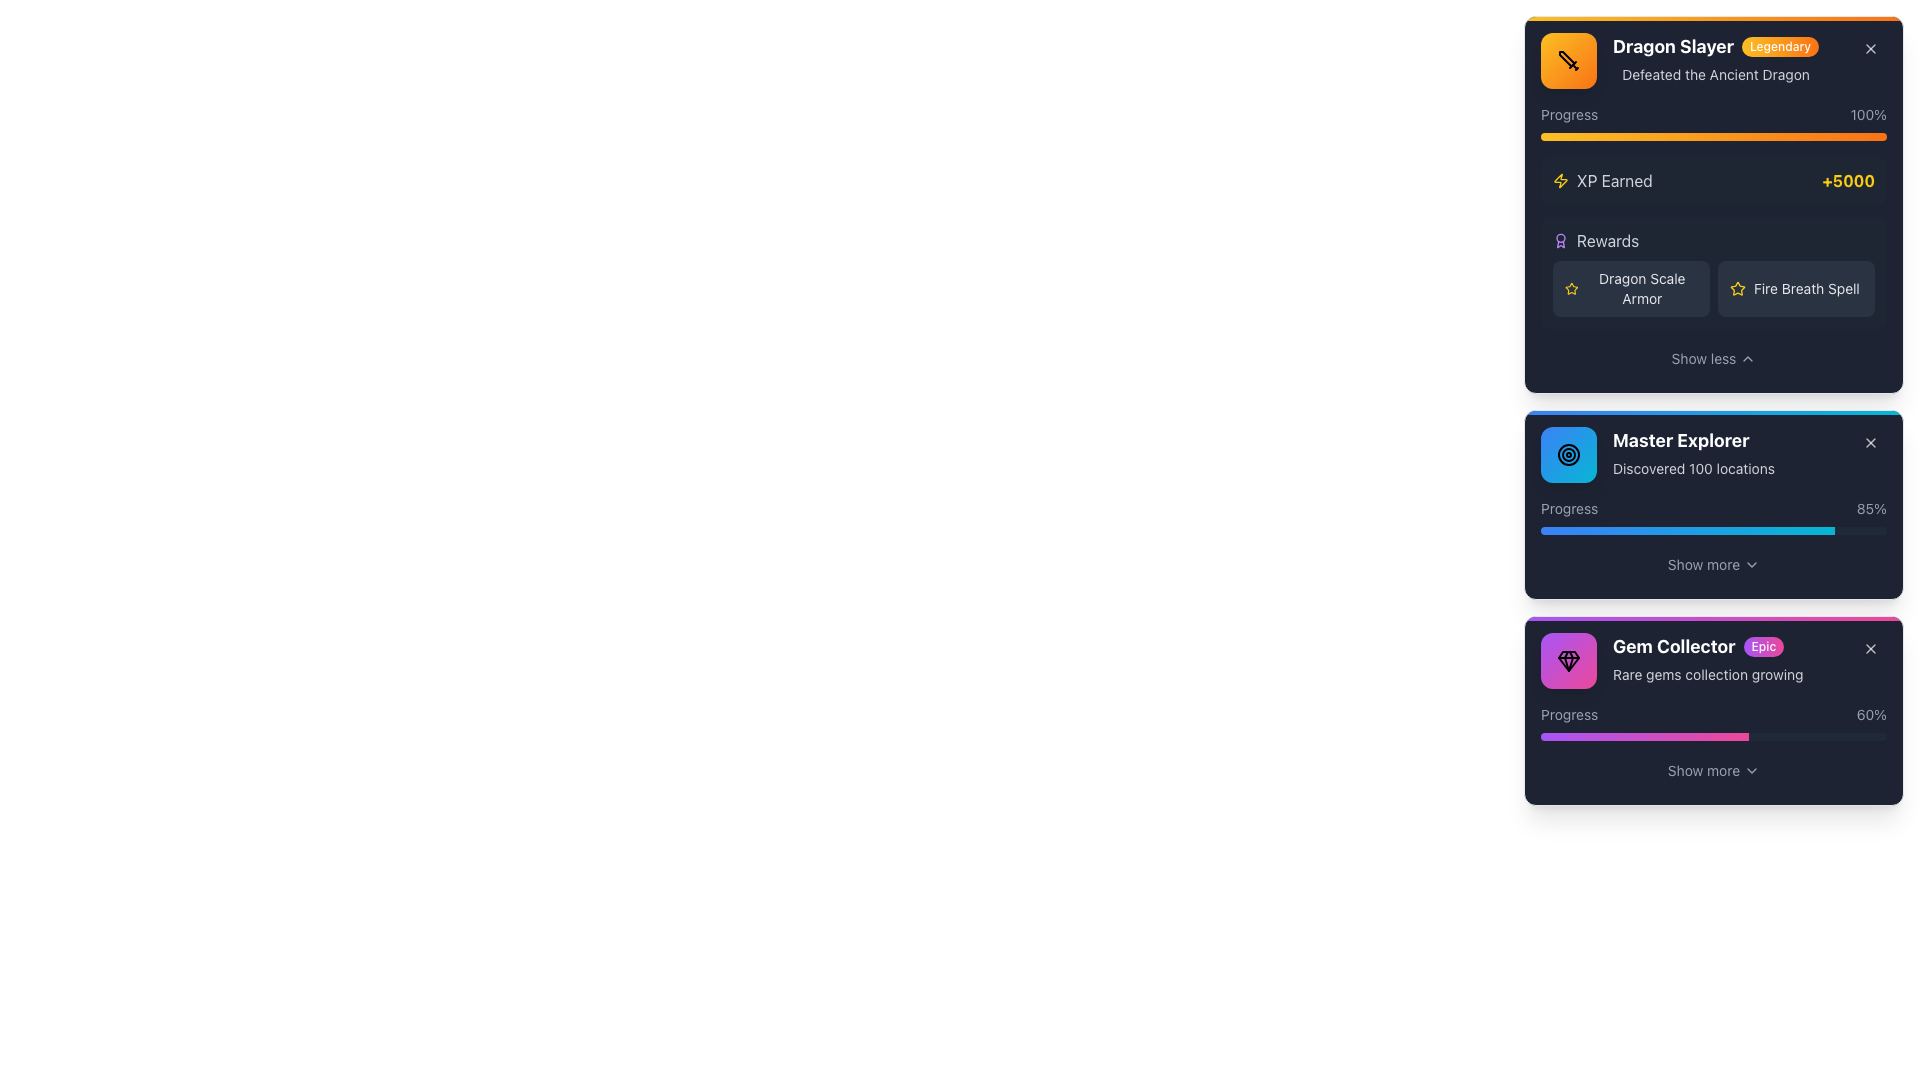  Describe the element at coordinates (1751, 564) in the screenshot. I see `the downward-pointing chevron icon located beside the 'Show more' text` at that location.